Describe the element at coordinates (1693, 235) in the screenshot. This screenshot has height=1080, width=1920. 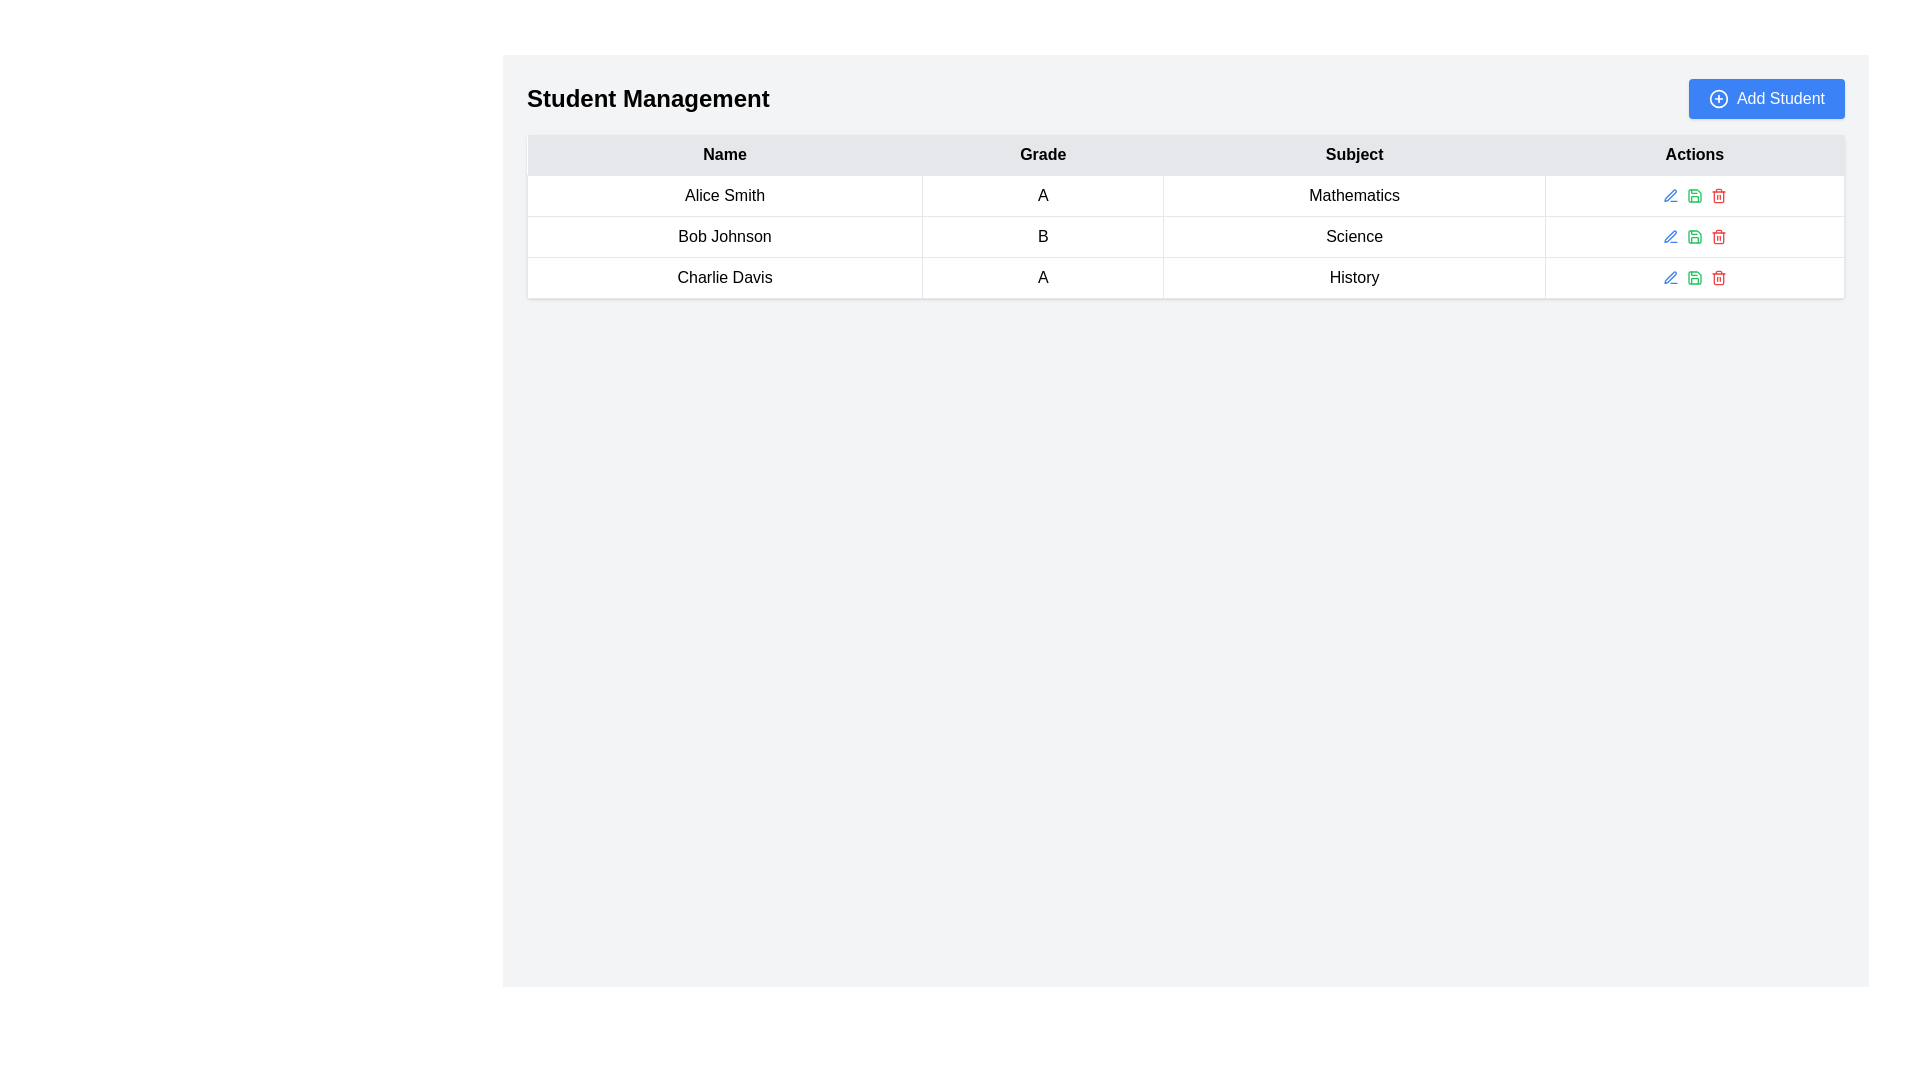
I see `the delete icon from the group of interactive icons in the 'Actions' column of the table row for 'Bob Johnson'` at that location.